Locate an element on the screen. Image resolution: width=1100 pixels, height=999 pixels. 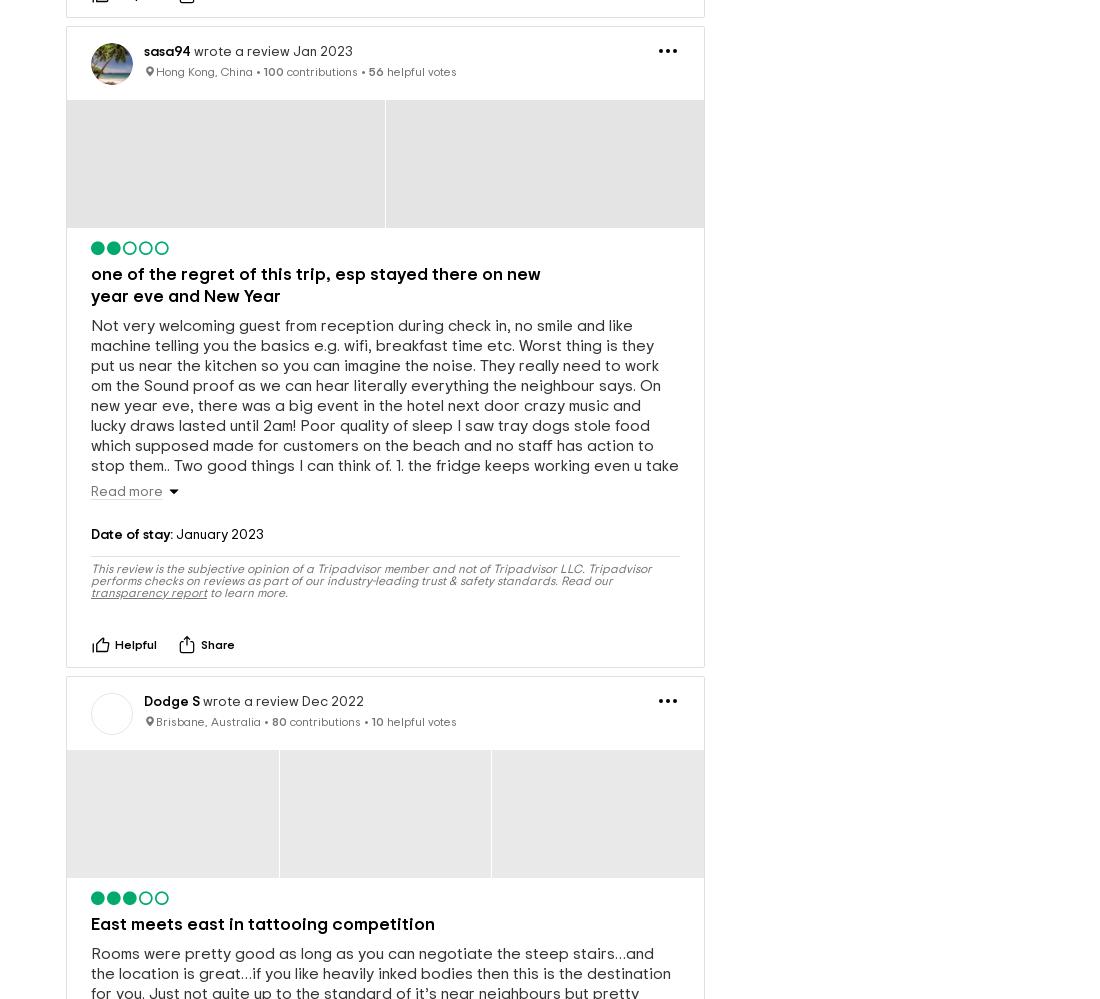
'Dodge S' is located at coordinates (171, 669).